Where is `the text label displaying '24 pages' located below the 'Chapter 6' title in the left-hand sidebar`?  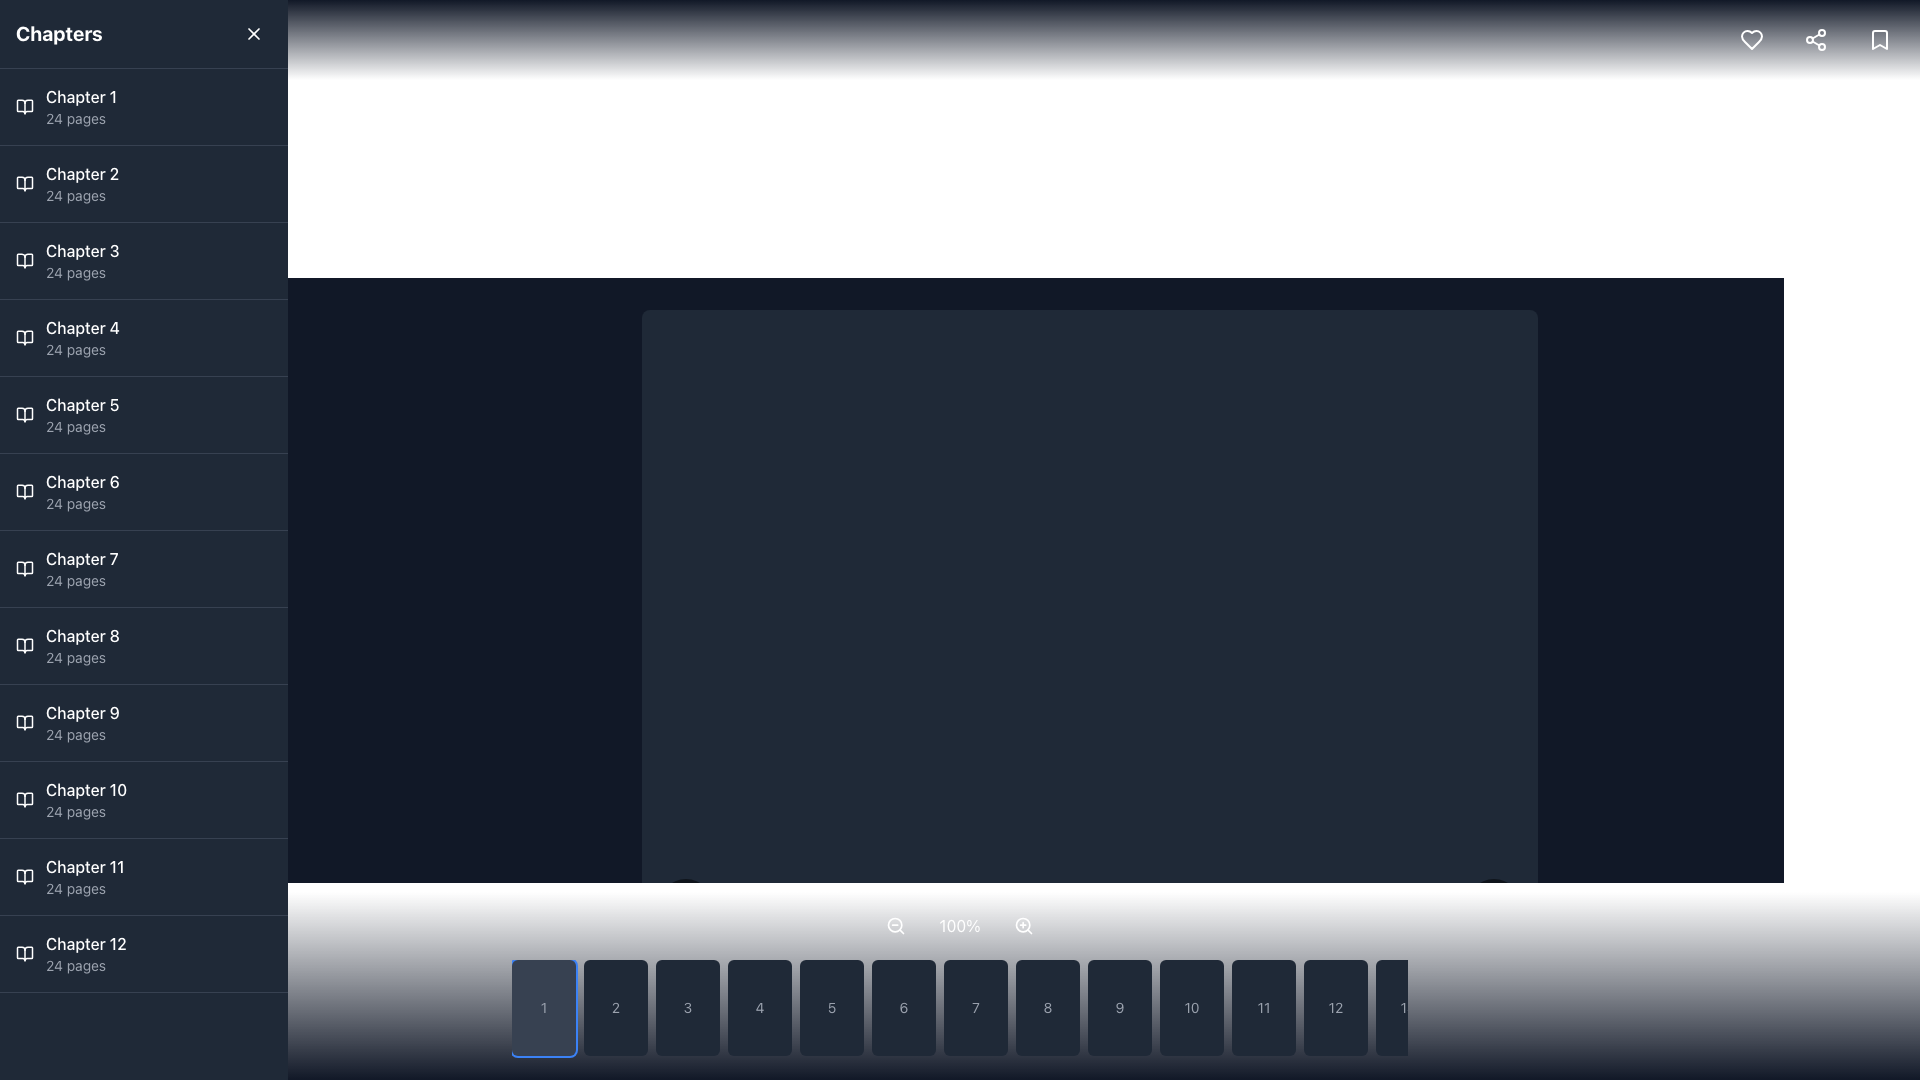
the text label displaying '24 pages' located below the 'Chapter 6' title in the left-hand sidebar is located at coordinates (81, 503).